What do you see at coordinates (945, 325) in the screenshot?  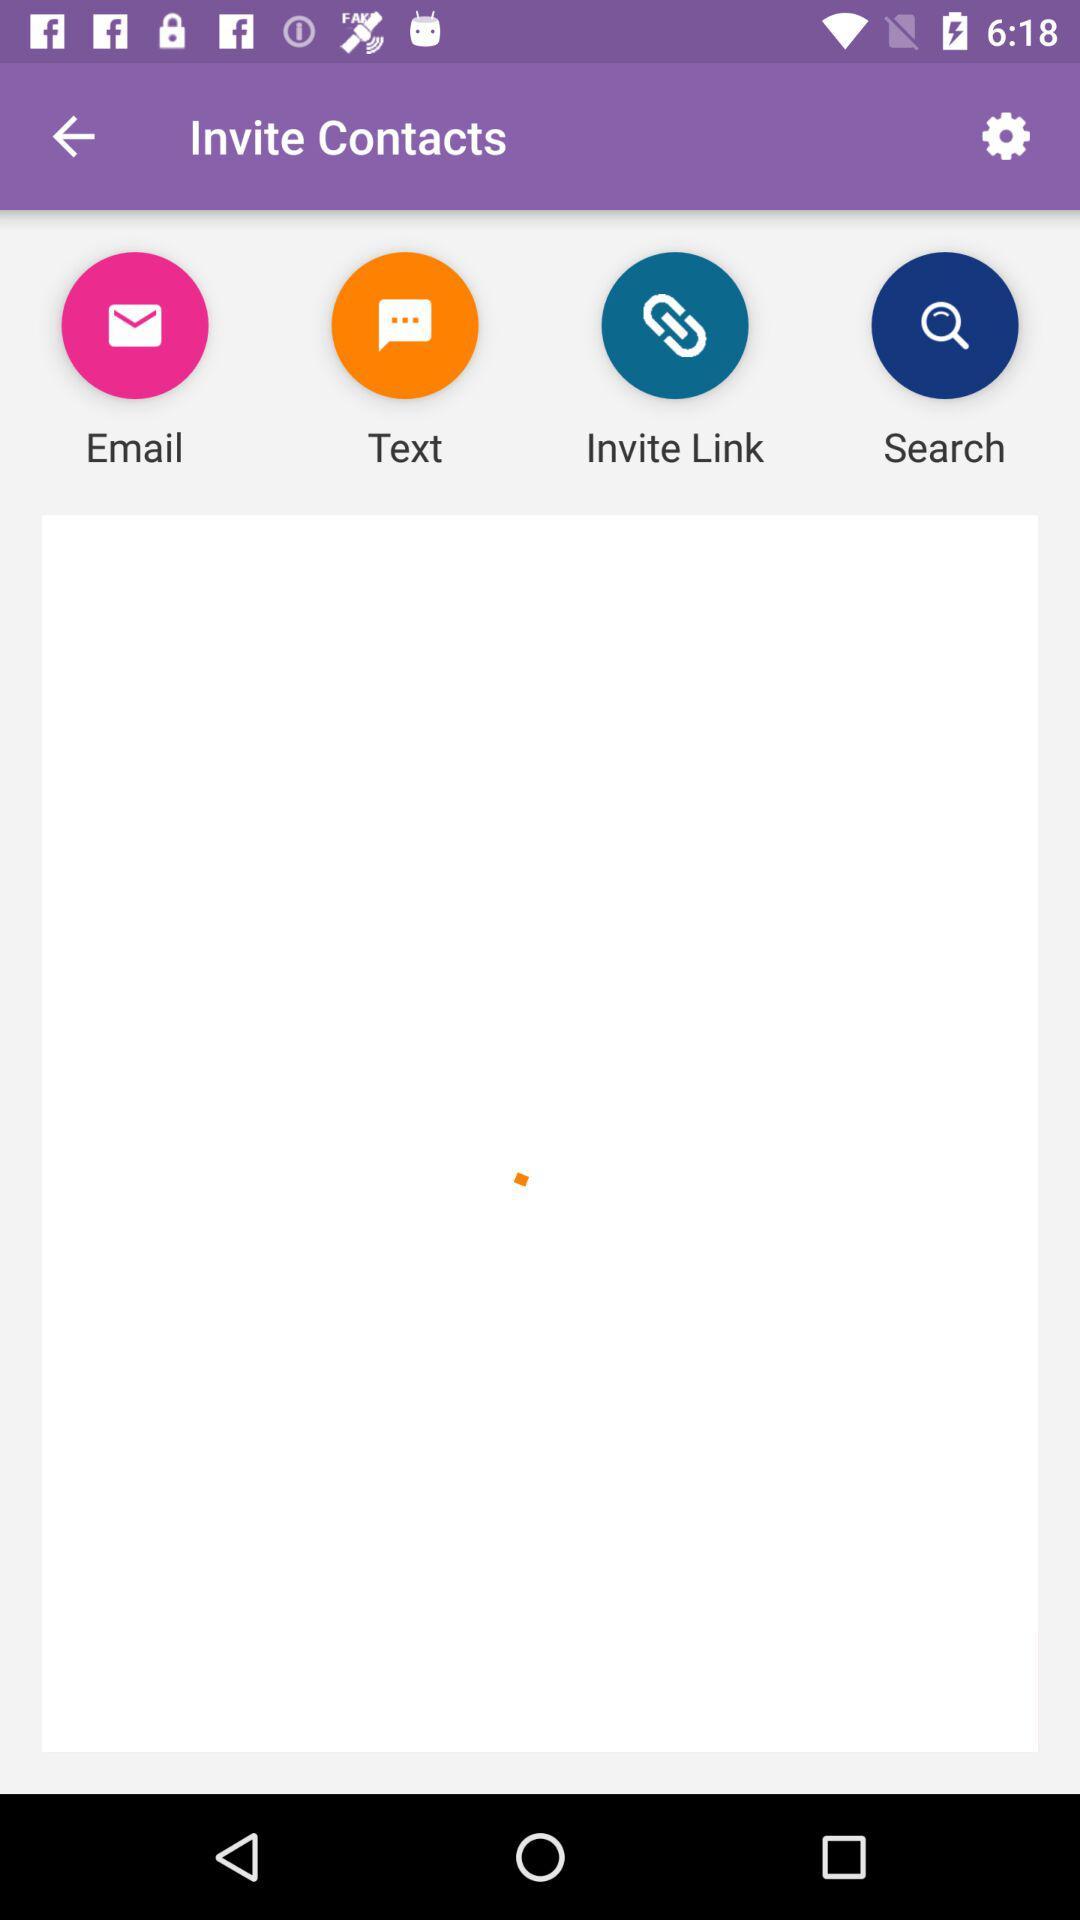 I see `the search icon` at bounding box center [945, 325].